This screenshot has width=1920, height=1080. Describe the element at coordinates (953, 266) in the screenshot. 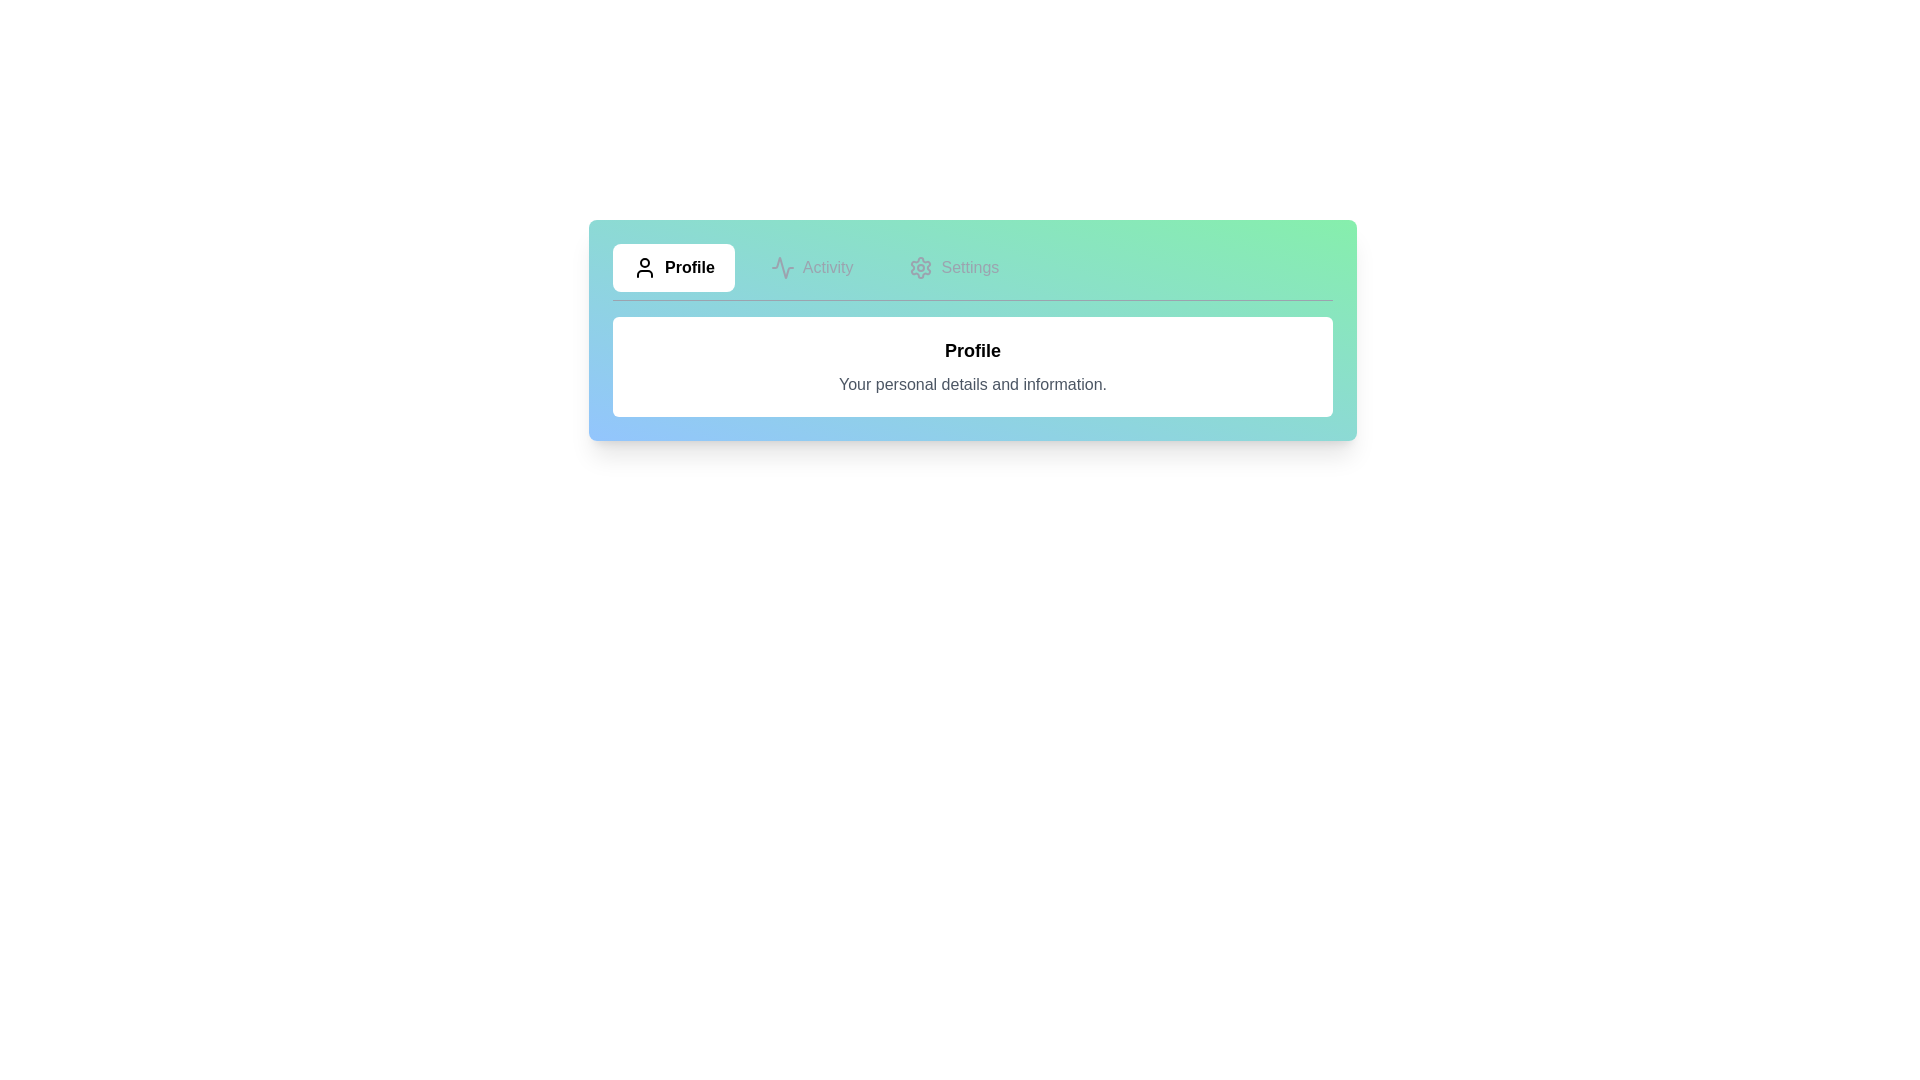

I see `the tab button labeled Settings` at that location.